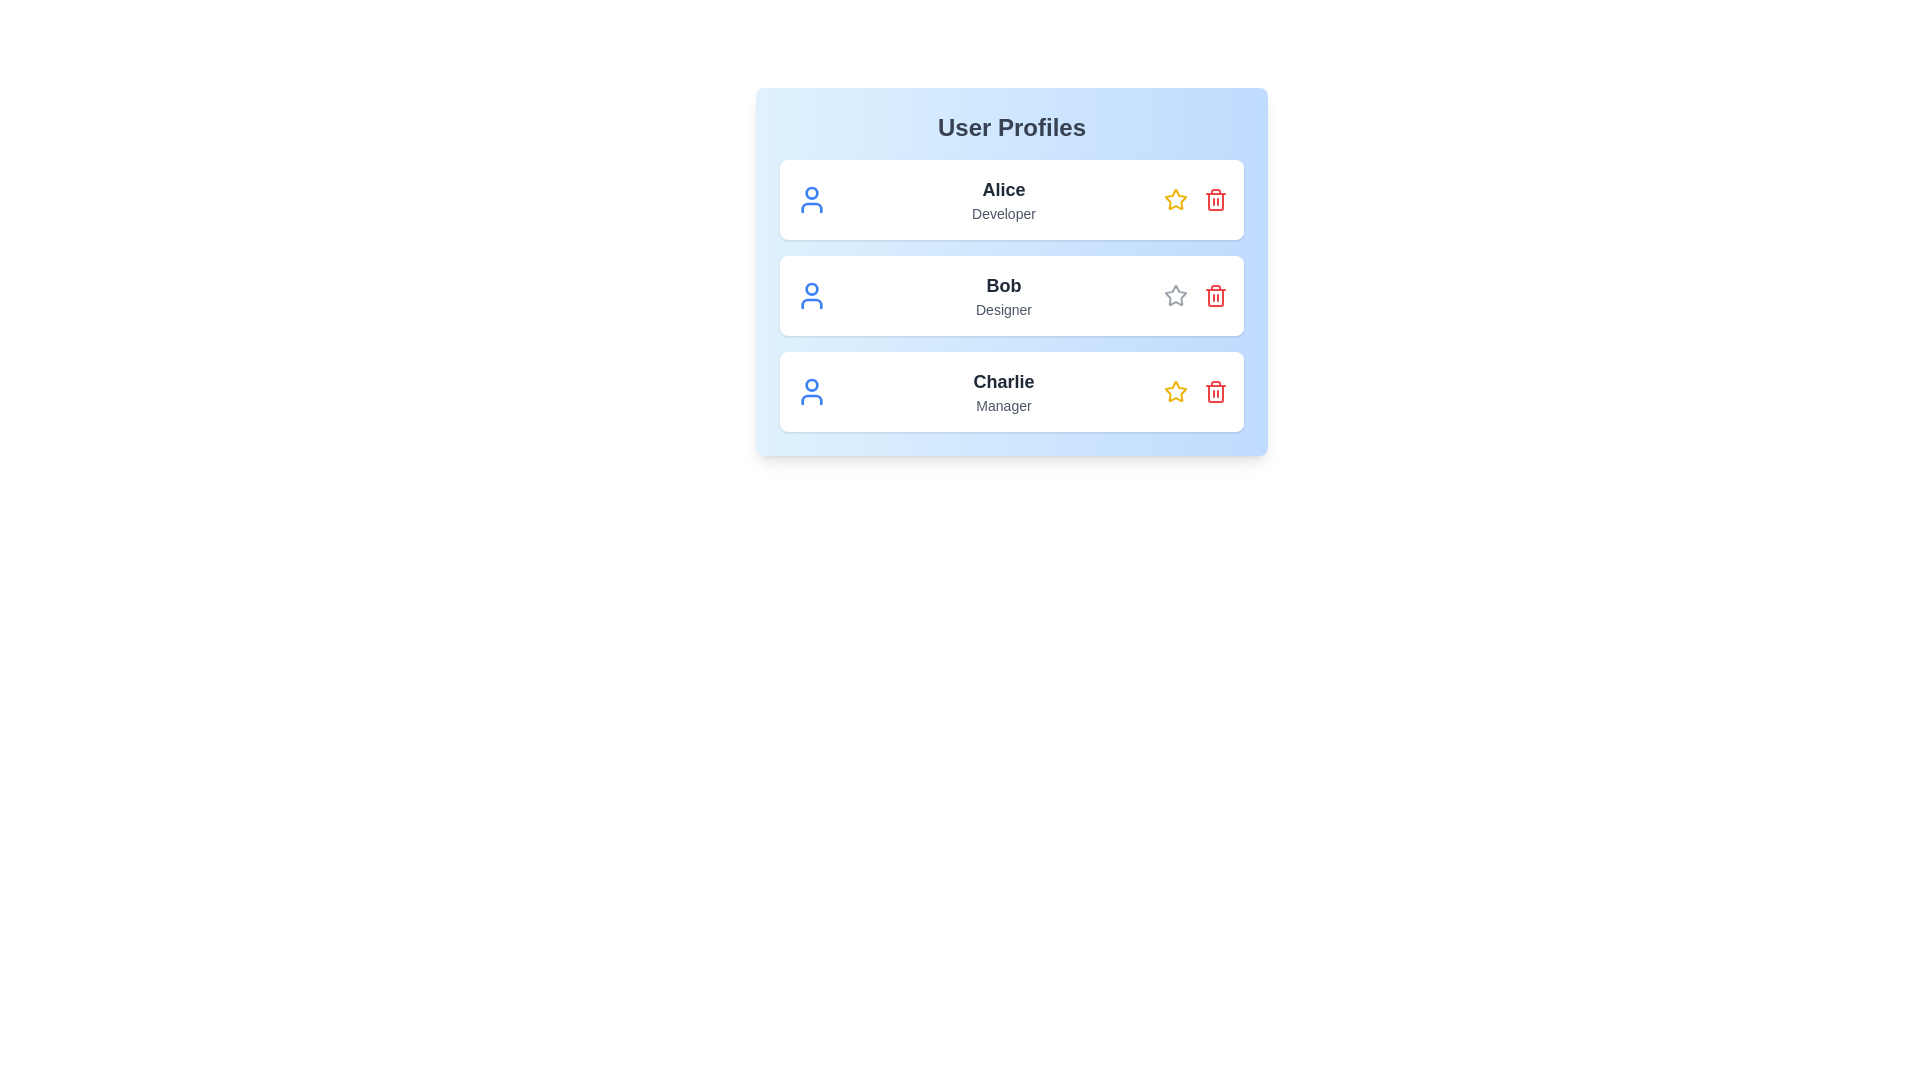 This screenshot has width=1920, height=1080. Describe the element at coordinates (1214, 392) in the screenshot. I see `trash icon for Charlie to remove the profile` at that location.